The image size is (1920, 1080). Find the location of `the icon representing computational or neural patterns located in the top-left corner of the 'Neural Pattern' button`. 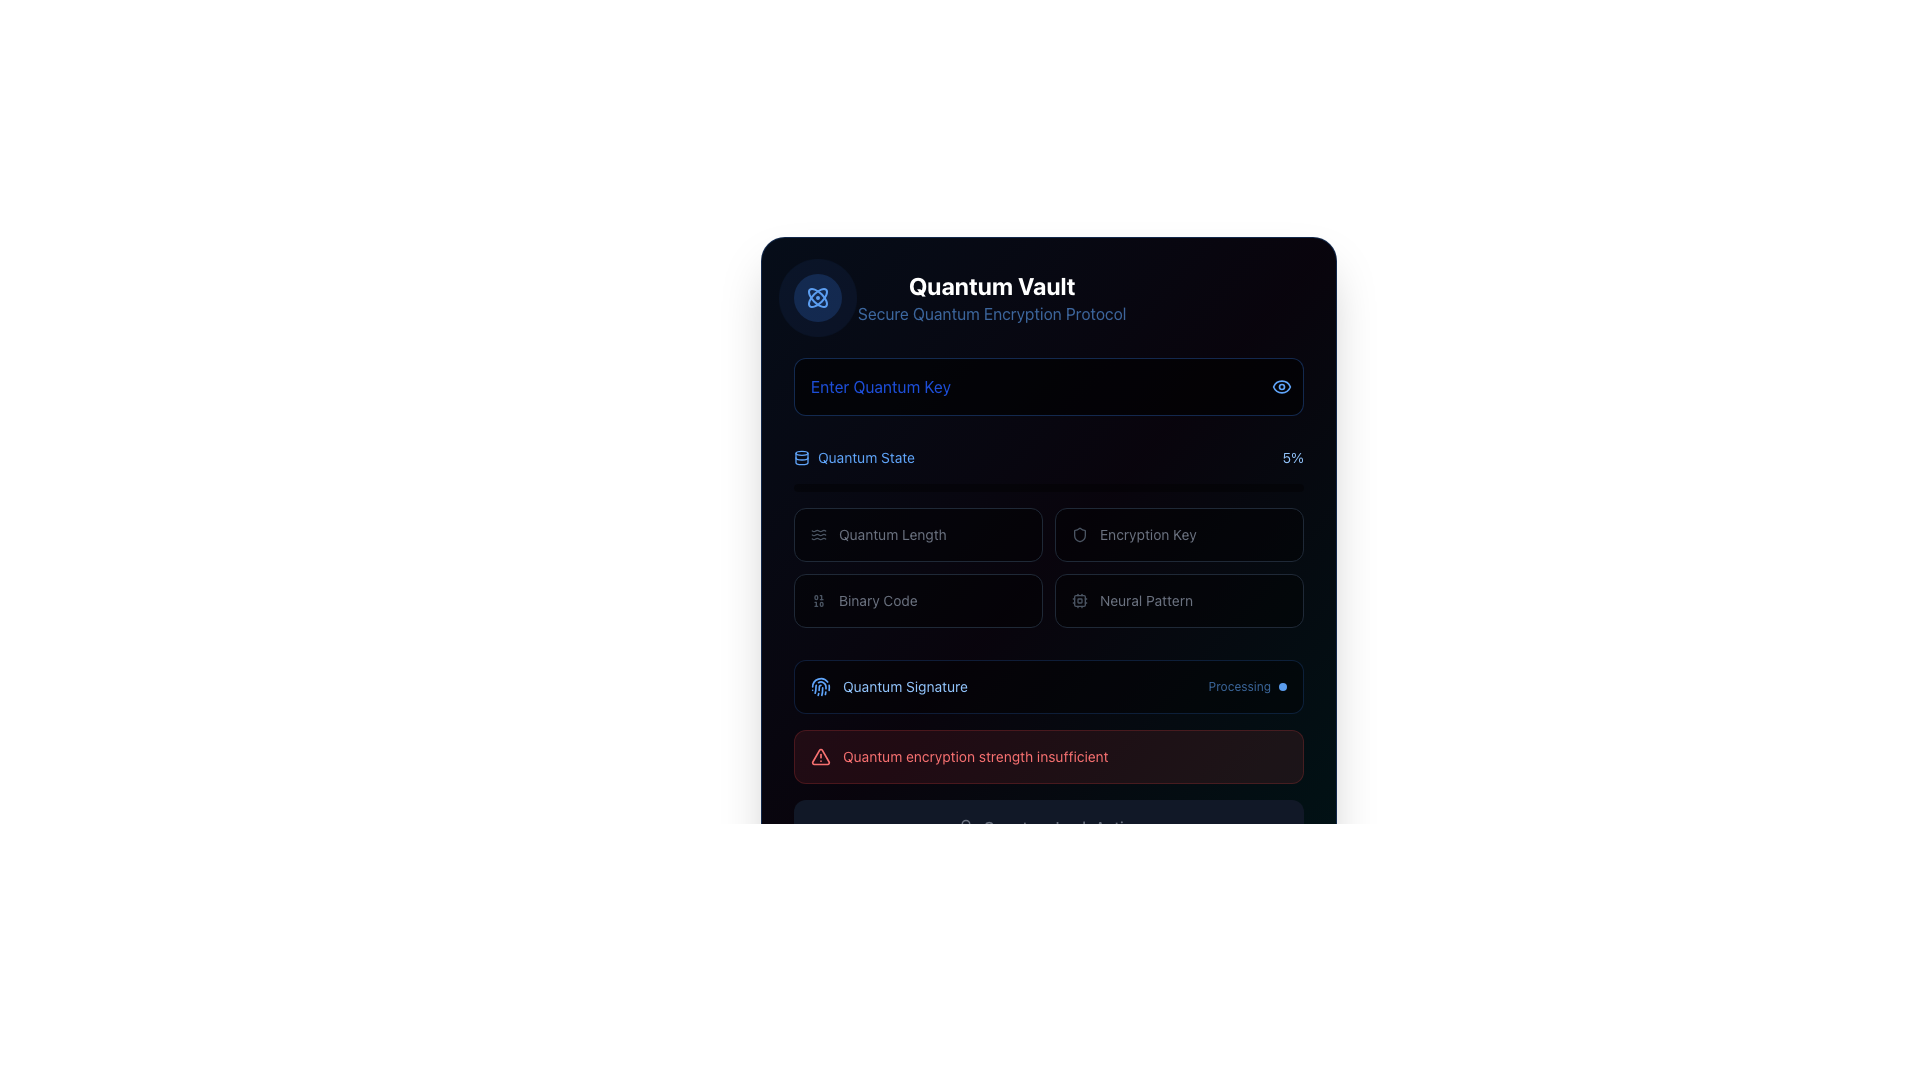

the icon representing computational or neural patterns located in the top-left corner of the 'Neural Pattern' button is located at coordinates (1079, 600).